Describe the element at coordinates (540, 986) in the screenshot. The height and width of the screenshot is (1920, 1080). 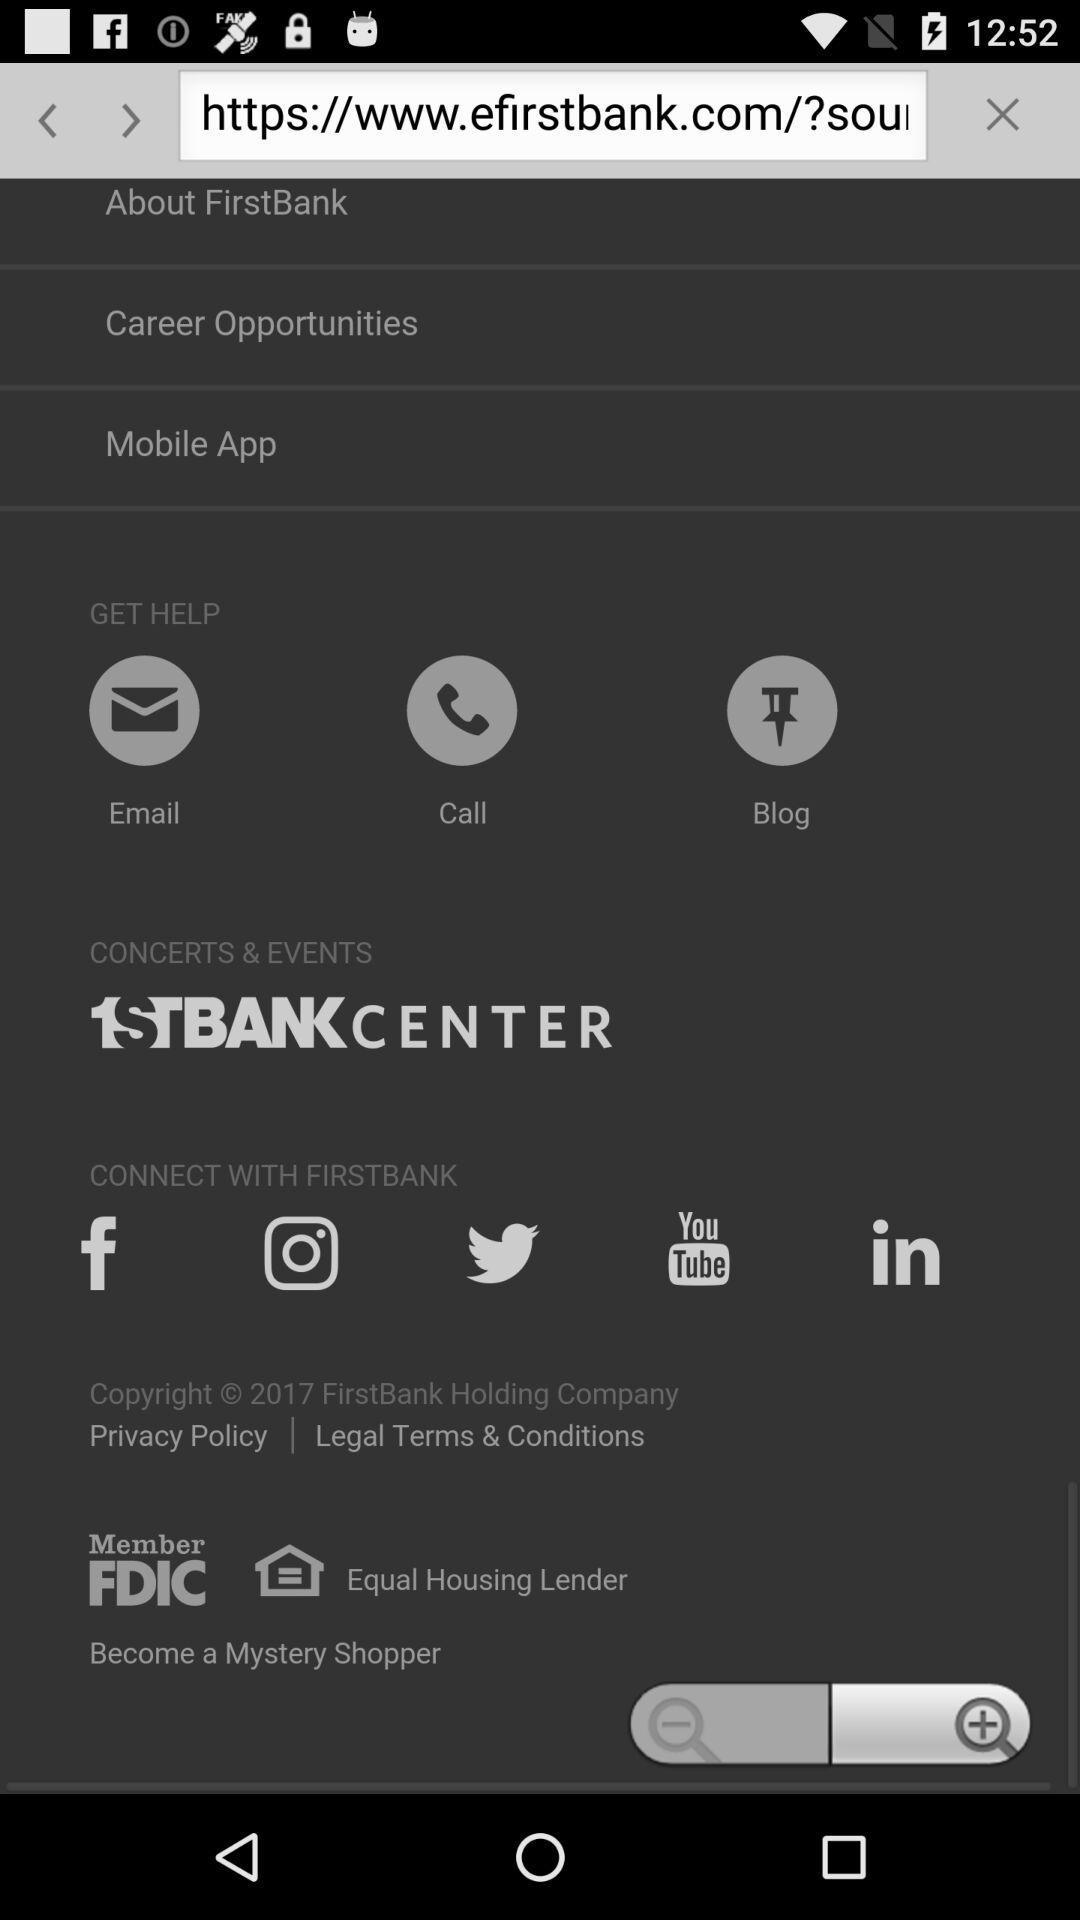
I see `swtich autoplay option` at that location.